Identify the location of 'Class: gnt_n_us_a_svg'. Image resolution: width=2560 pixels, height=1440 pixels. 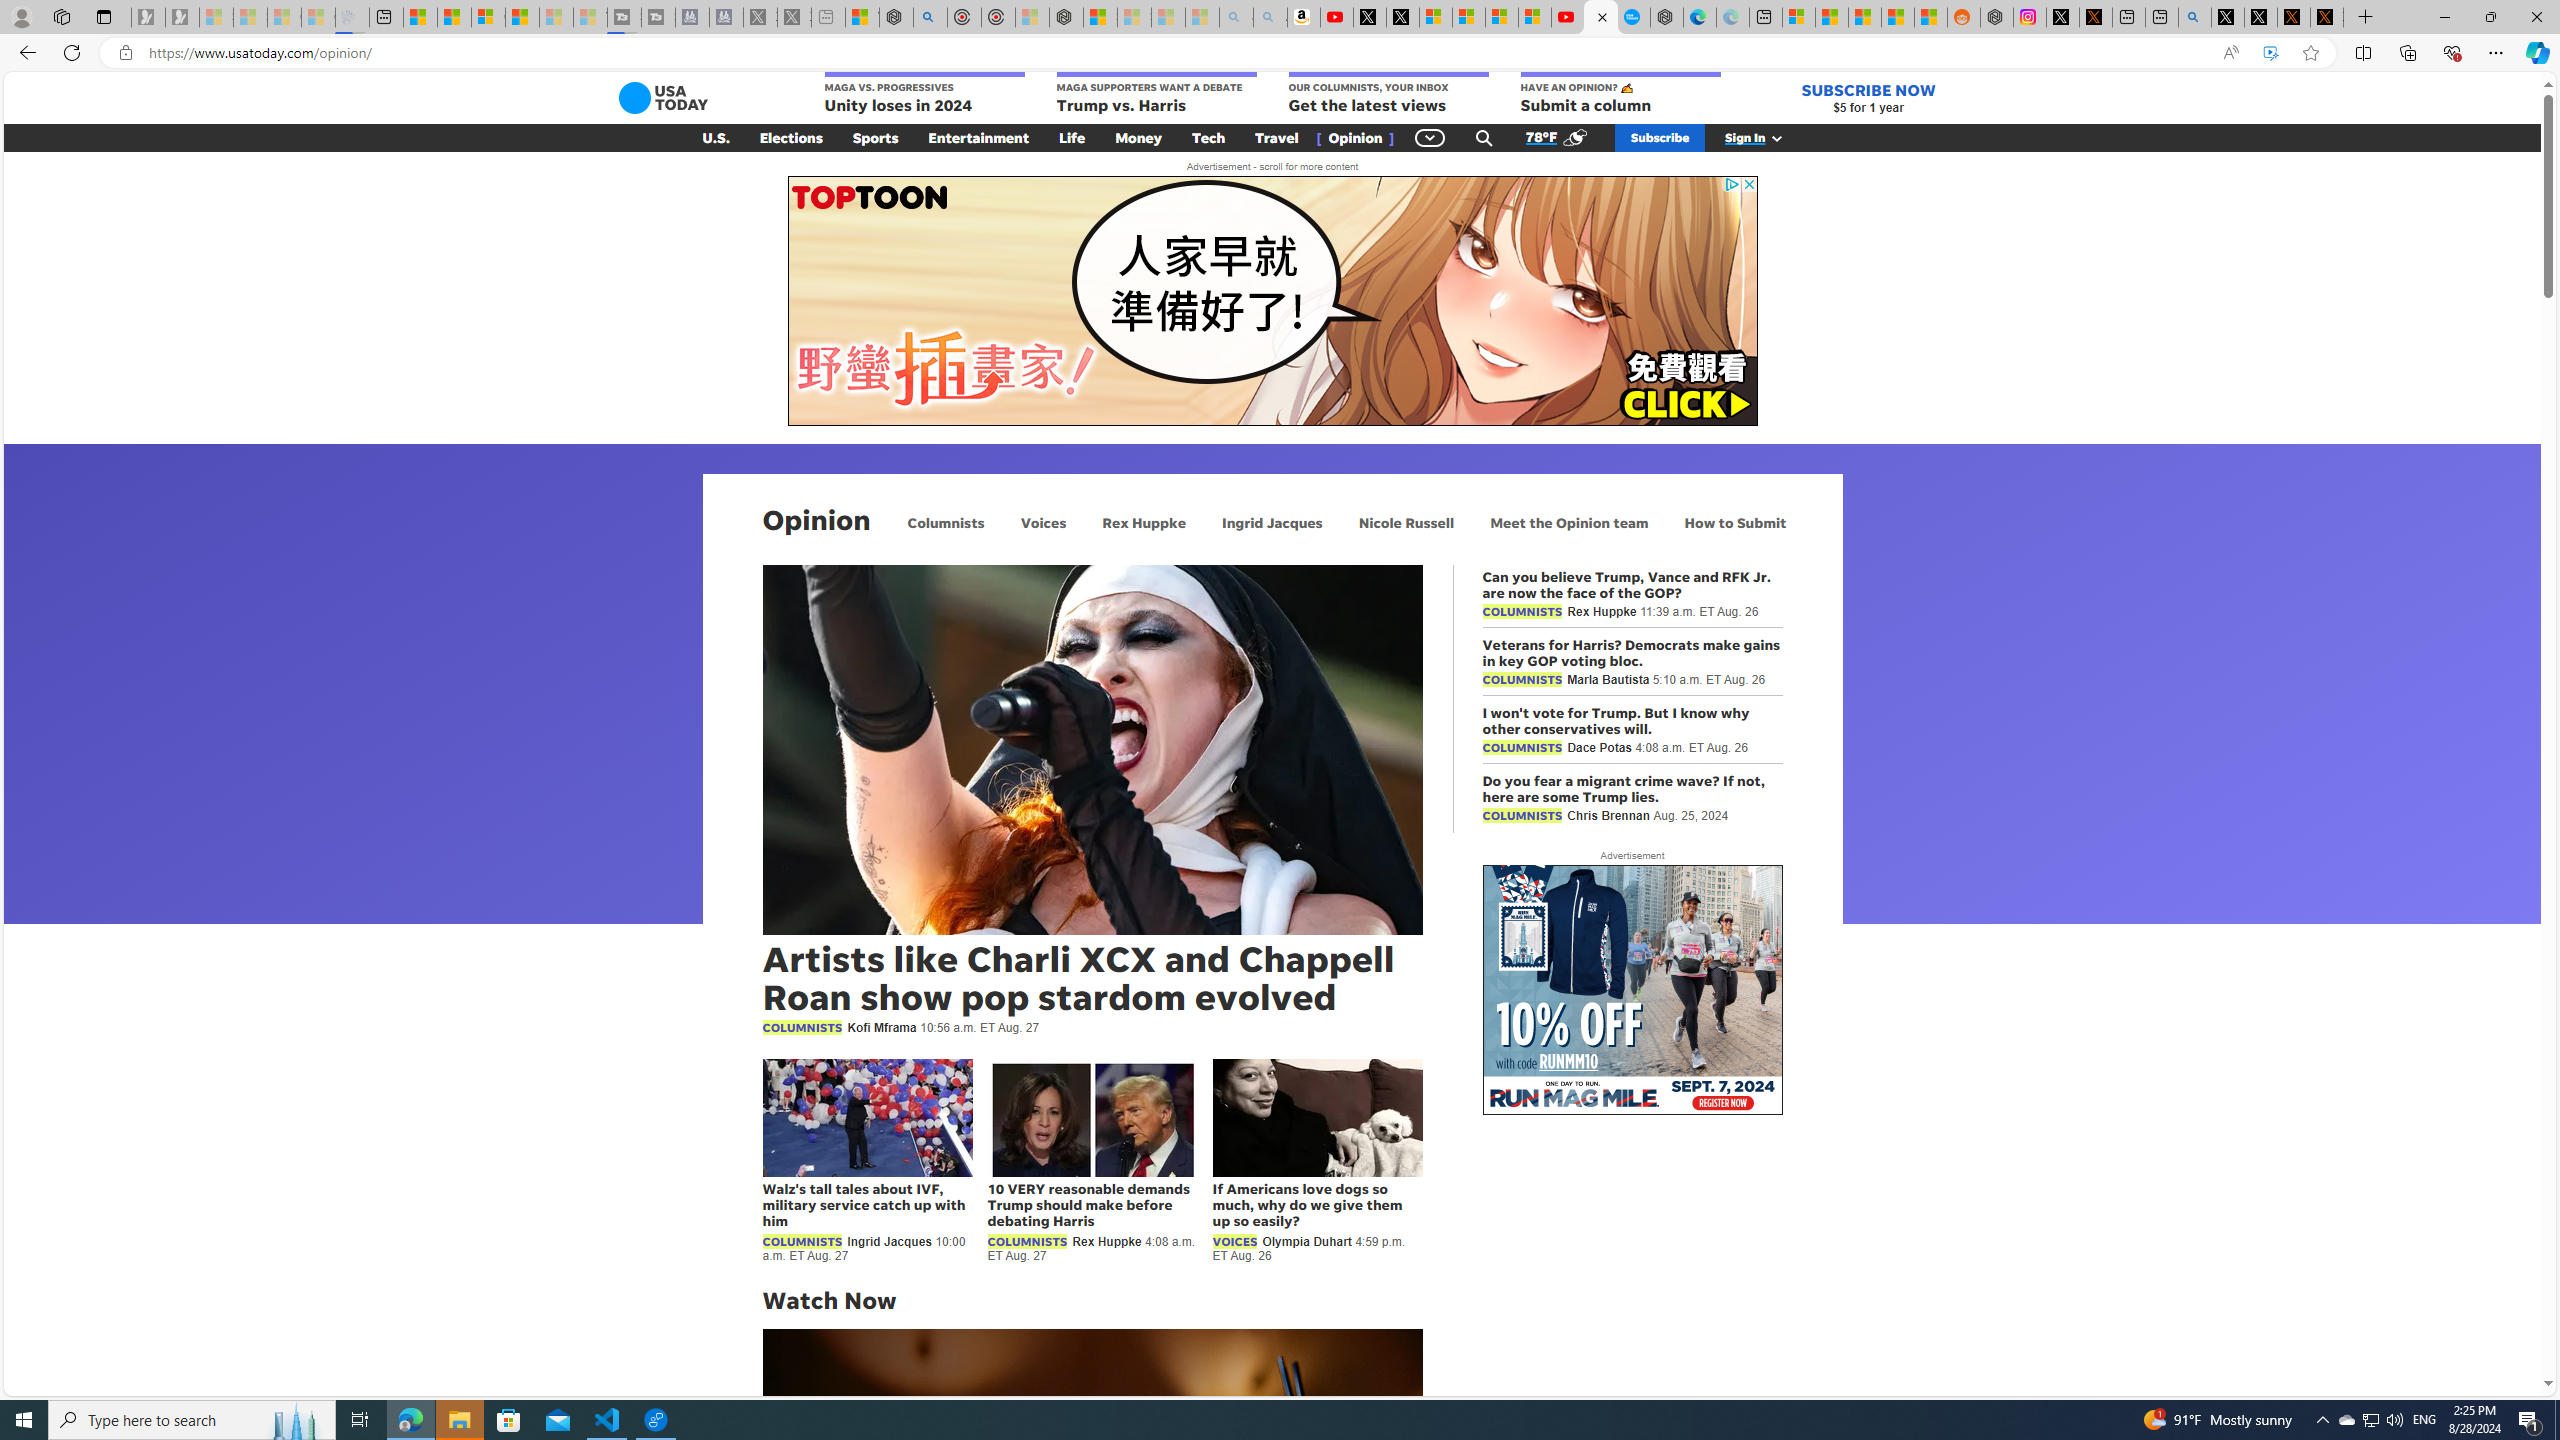
(1772, 137).